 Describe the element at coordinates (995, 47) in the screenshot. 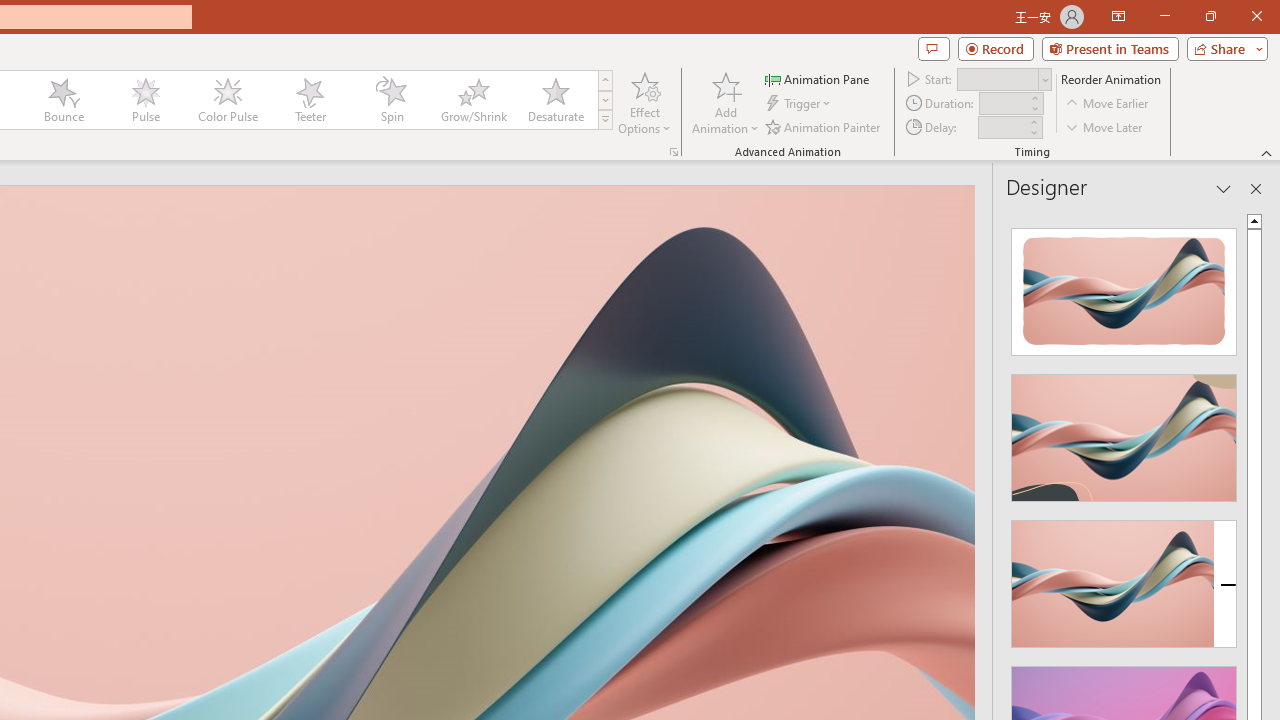

I see `'Record'` at that location.